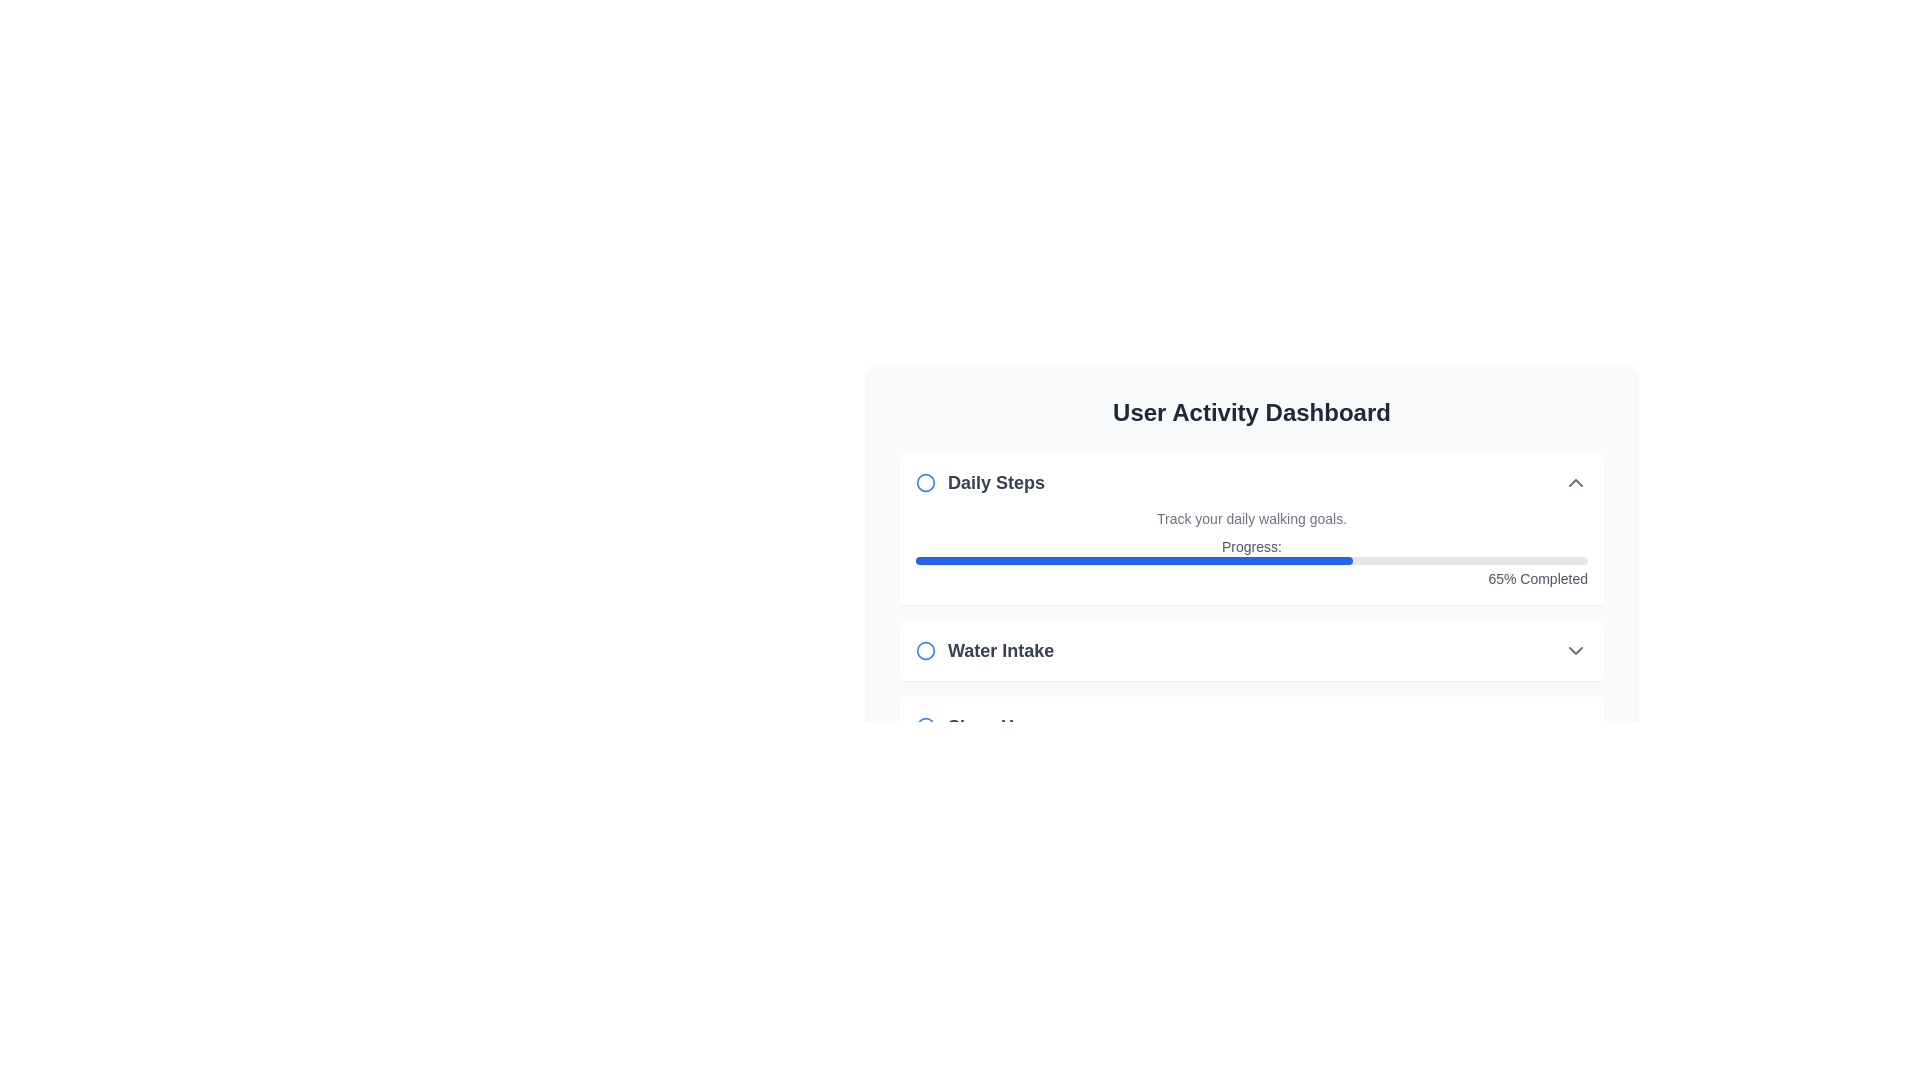 The height and width of the screenshot is (1080, 1920). What do you see at coordinates (925, 651) in the screenshot?
I see `the blue circular icon with a thin blue border located to the left of the 'Water Intake' text label` at bounding box center [925, 651].